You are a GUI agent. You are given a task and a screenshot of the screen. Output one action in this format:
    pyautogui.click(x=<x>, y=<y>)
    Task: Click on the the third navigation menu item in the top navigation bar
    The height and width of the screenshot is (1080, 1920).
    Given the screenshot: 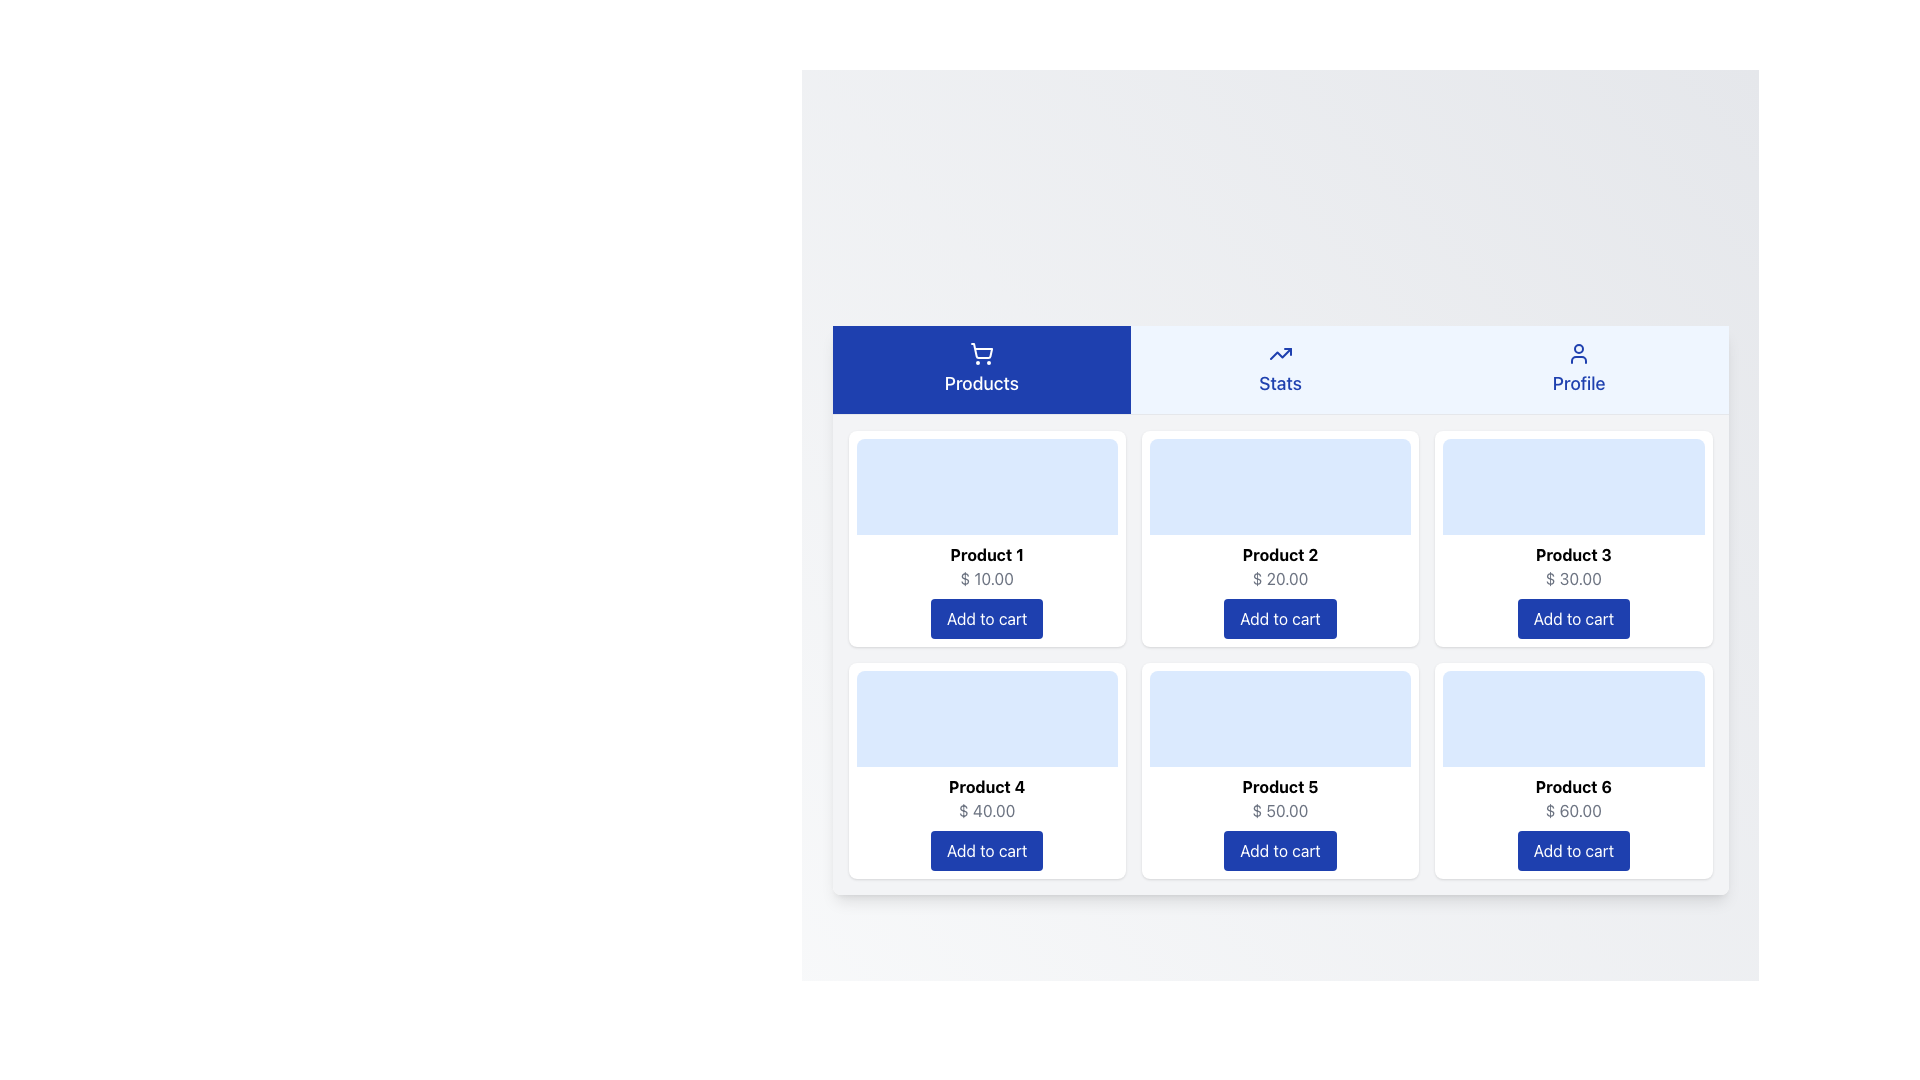 What is the action you would take?
    pyautogui.click(x=1578, y=369)
    